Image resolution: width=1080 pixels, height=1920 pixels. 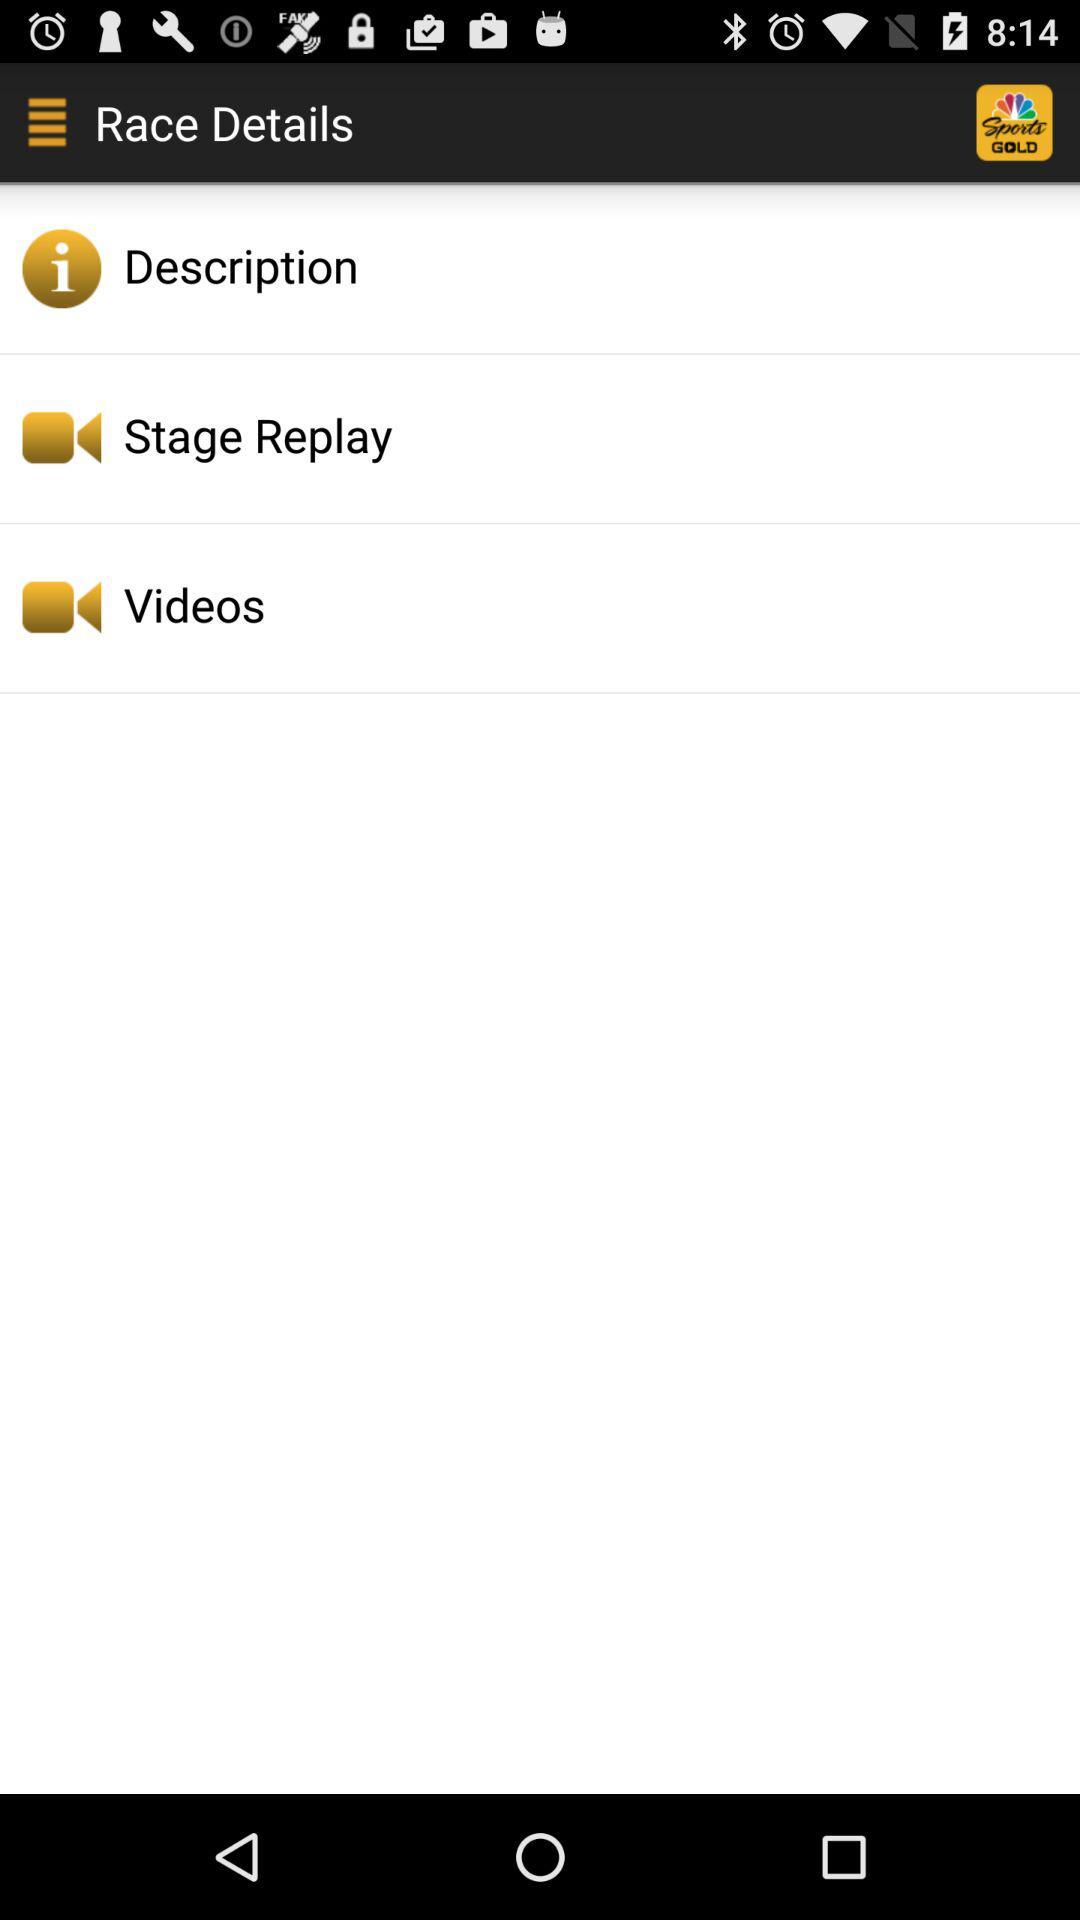 I want to click on description icon, so click(x=595, y=264).